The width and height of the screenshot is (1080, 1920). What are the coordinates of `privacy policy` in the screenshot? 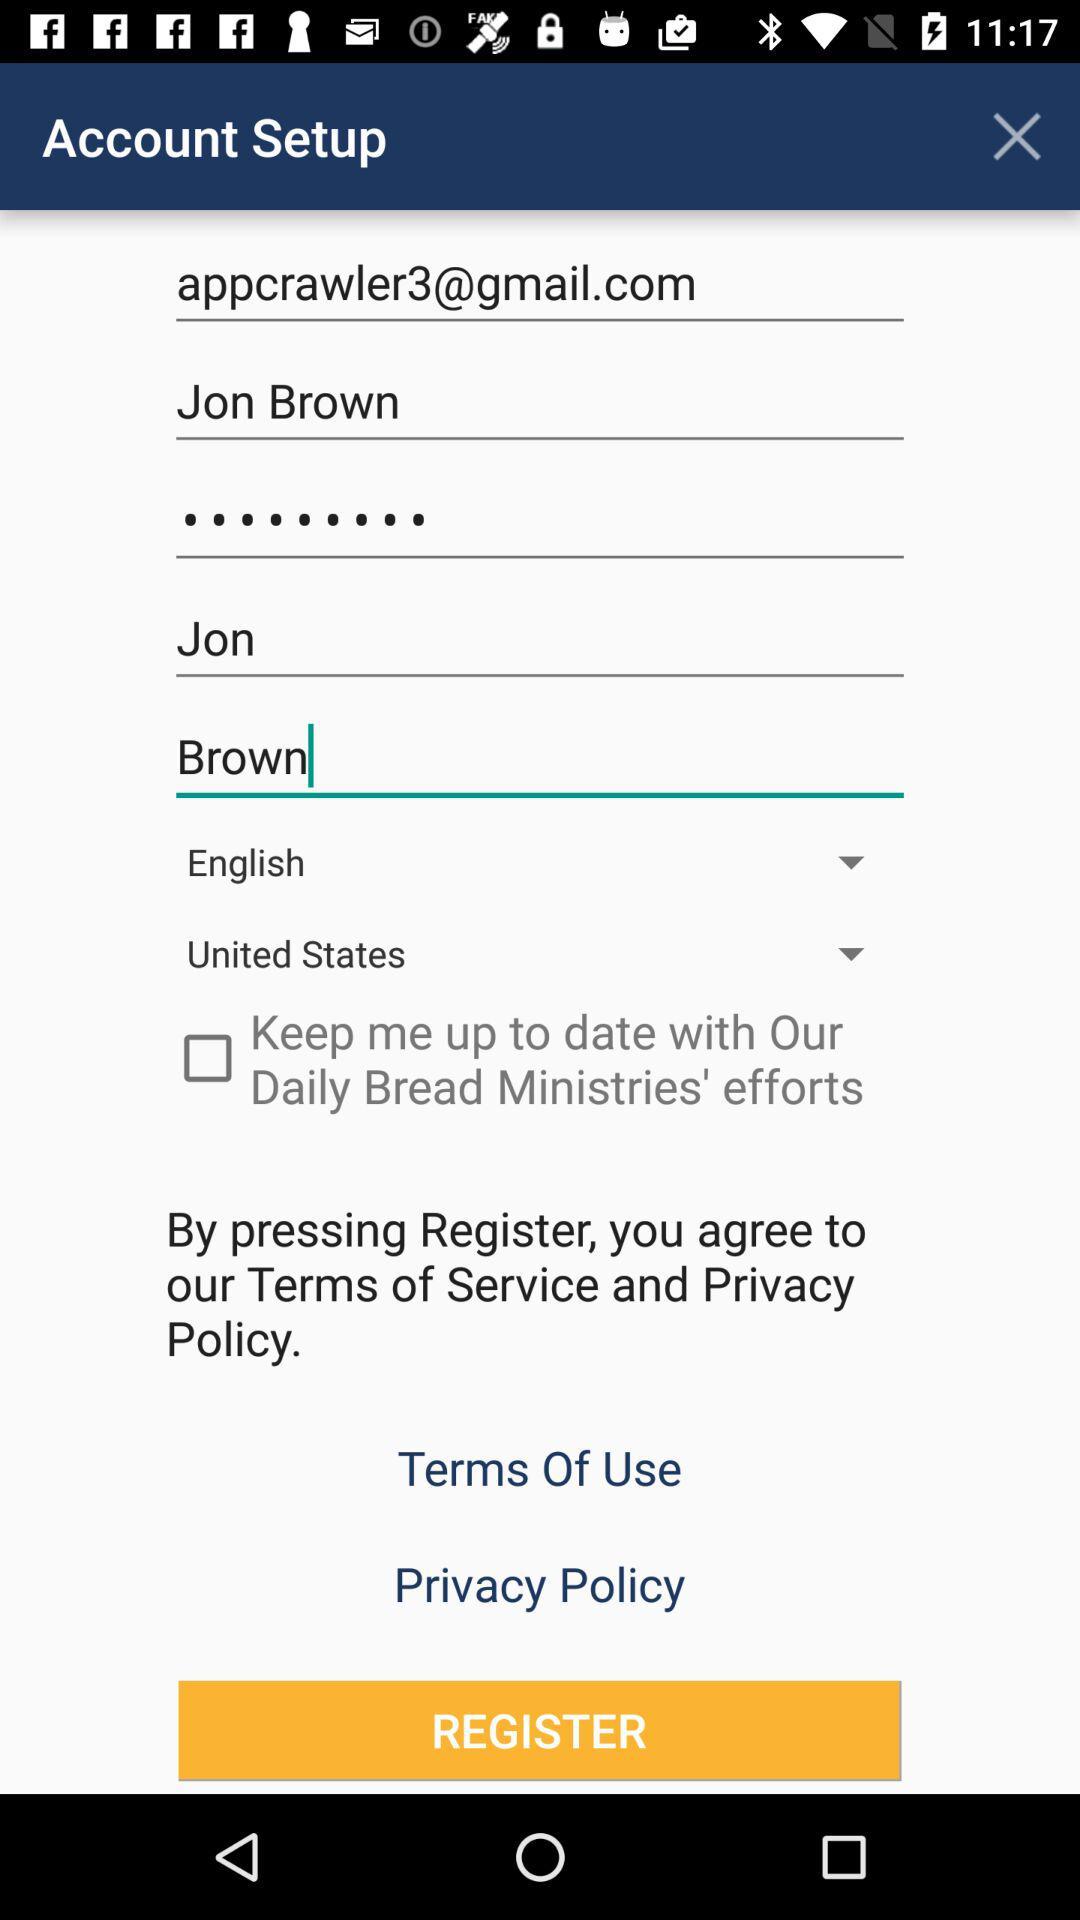 It's located at (540, 1583).